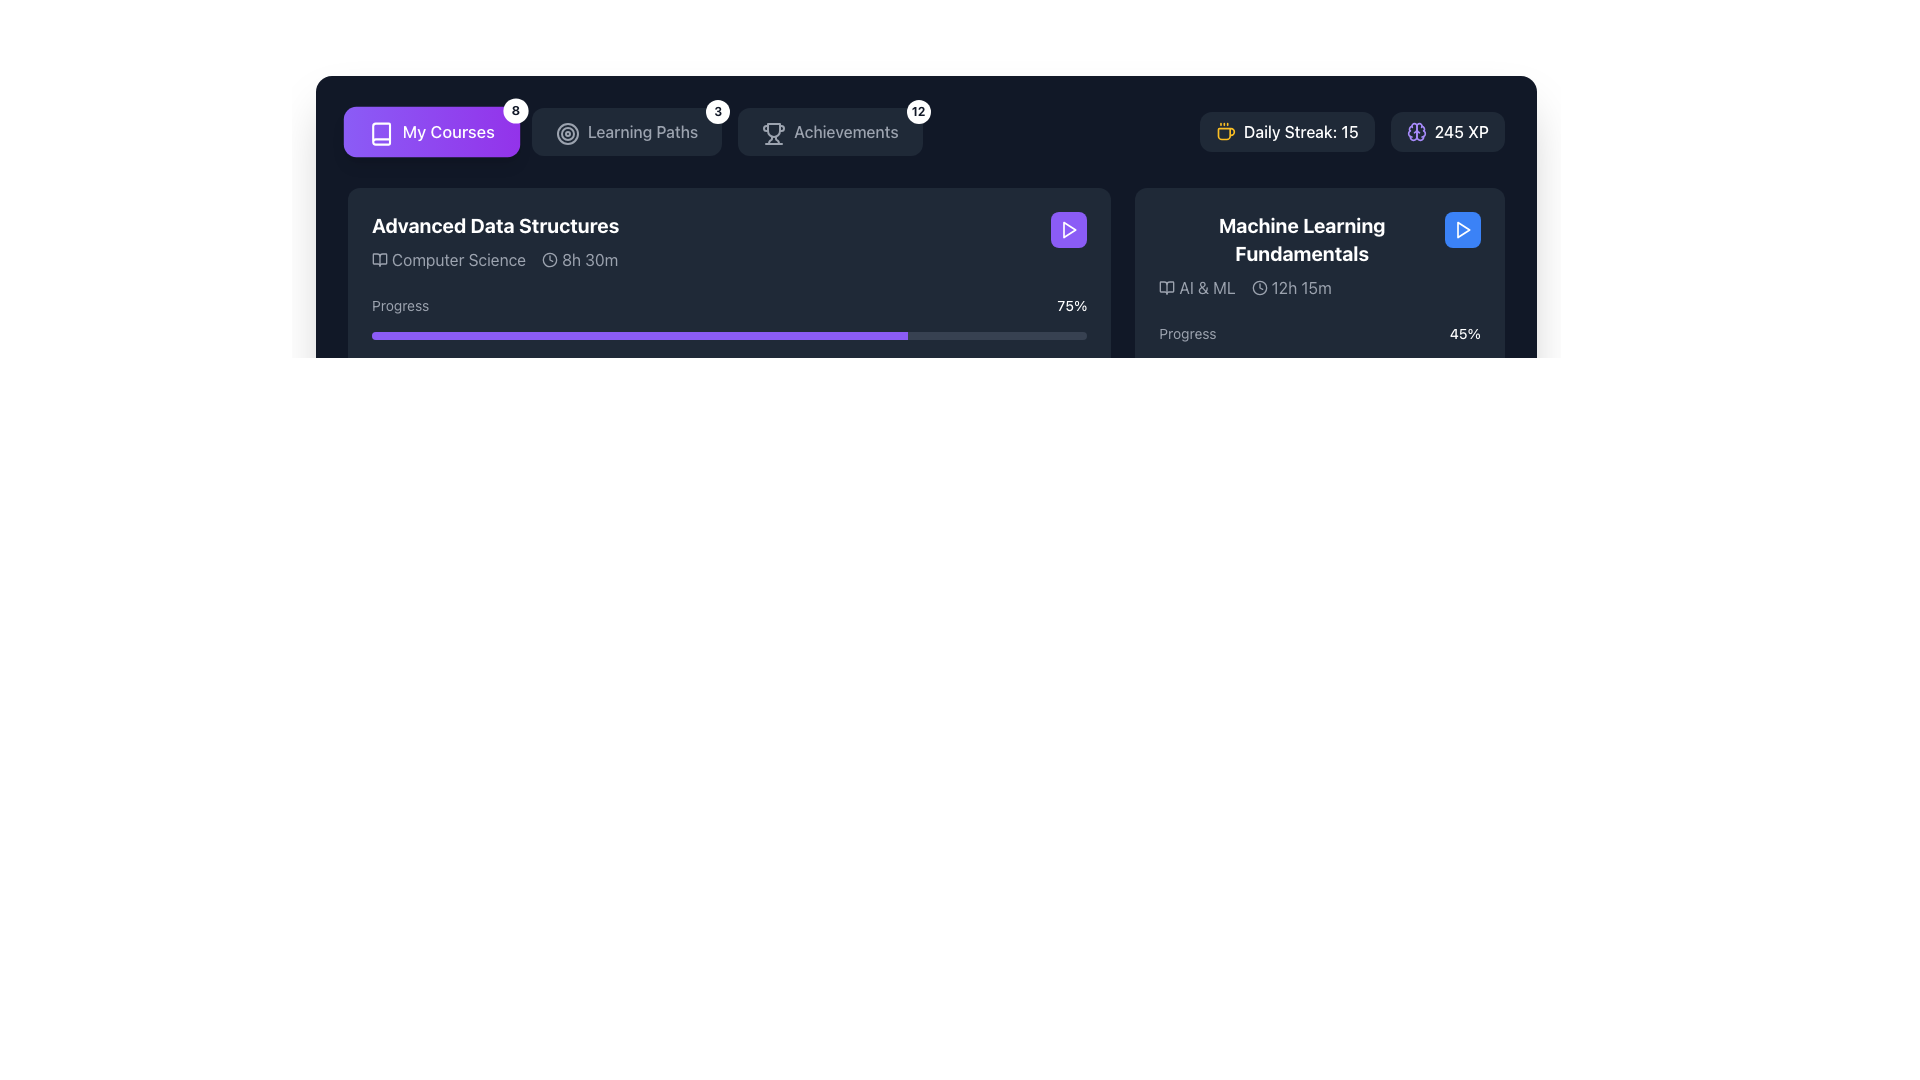 This screenshot has height=1080, width=1920. Describe the element at coordinates (626, 131) in the screenshot. I see `the 'Learning Paths' button with a badge displaying the number '3'` at that location.